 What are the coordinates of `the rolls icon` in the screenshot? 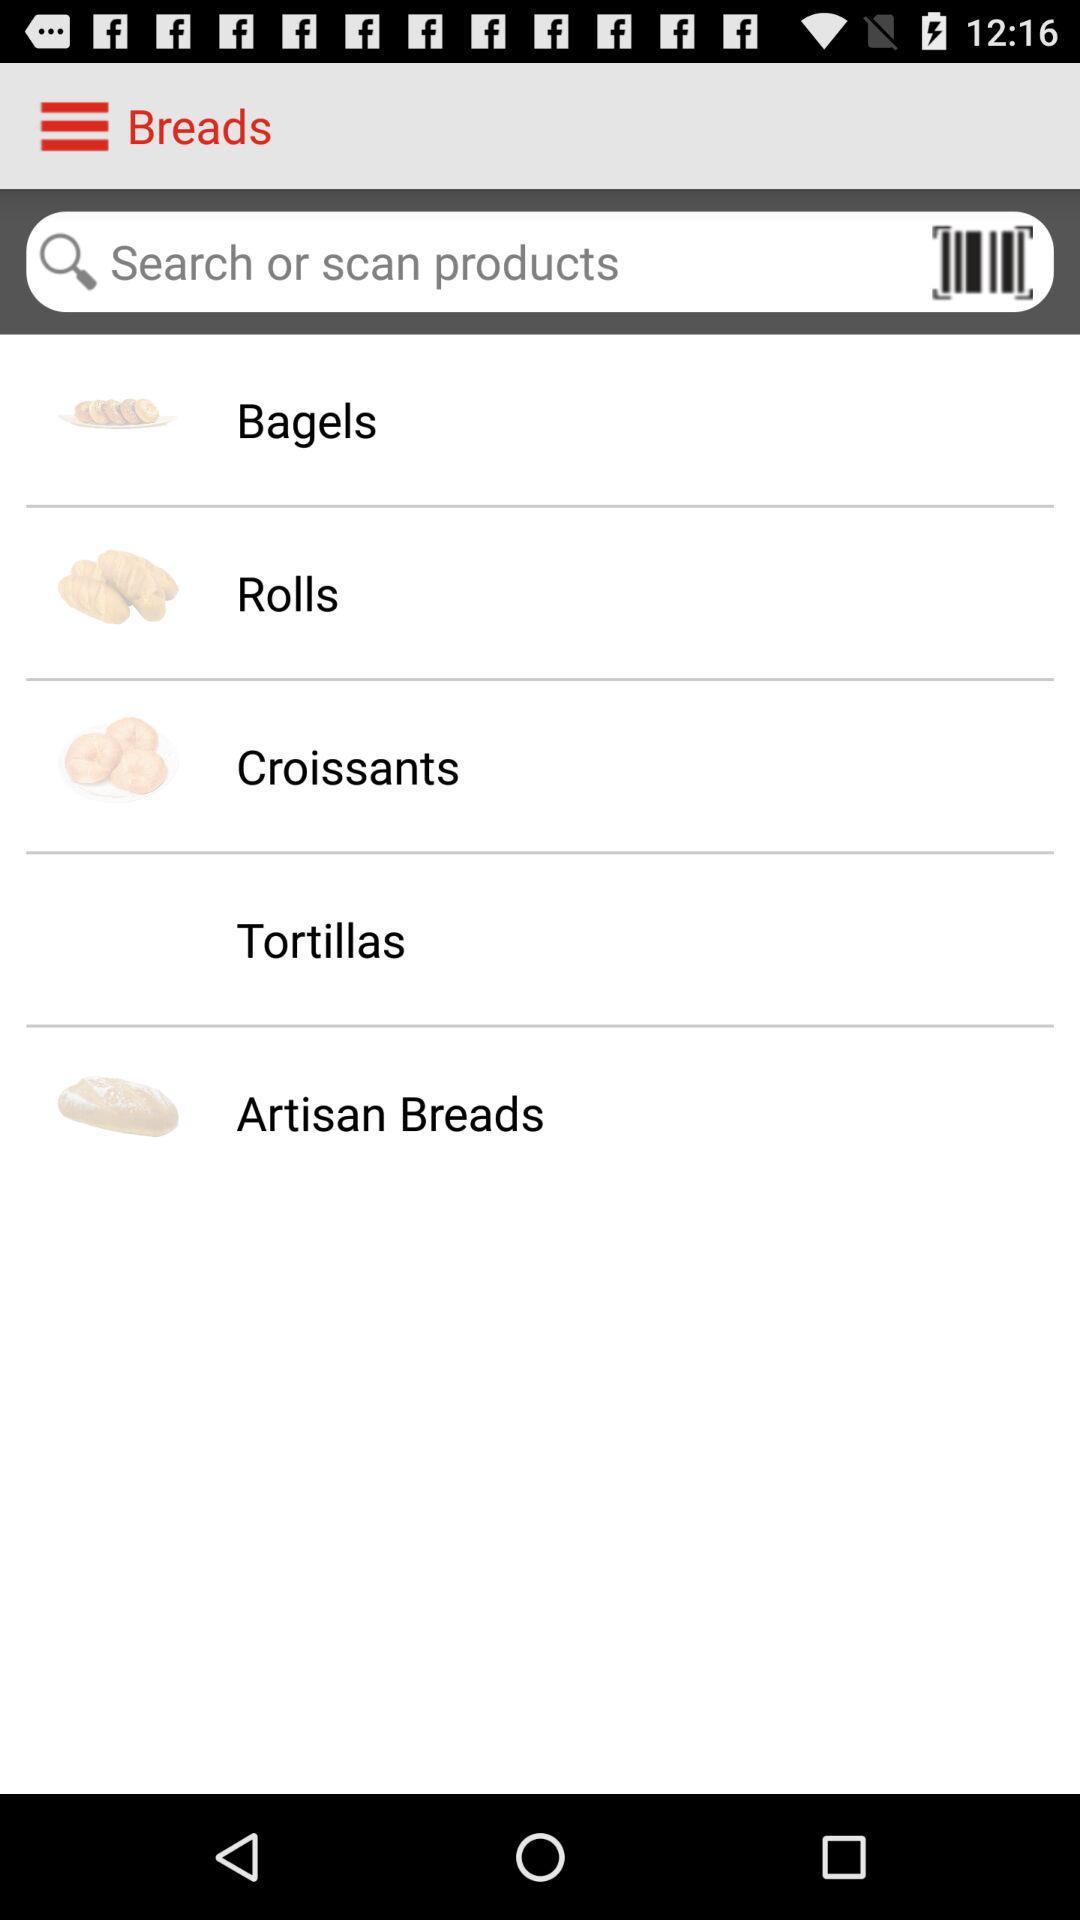 It's located at (287, 591).